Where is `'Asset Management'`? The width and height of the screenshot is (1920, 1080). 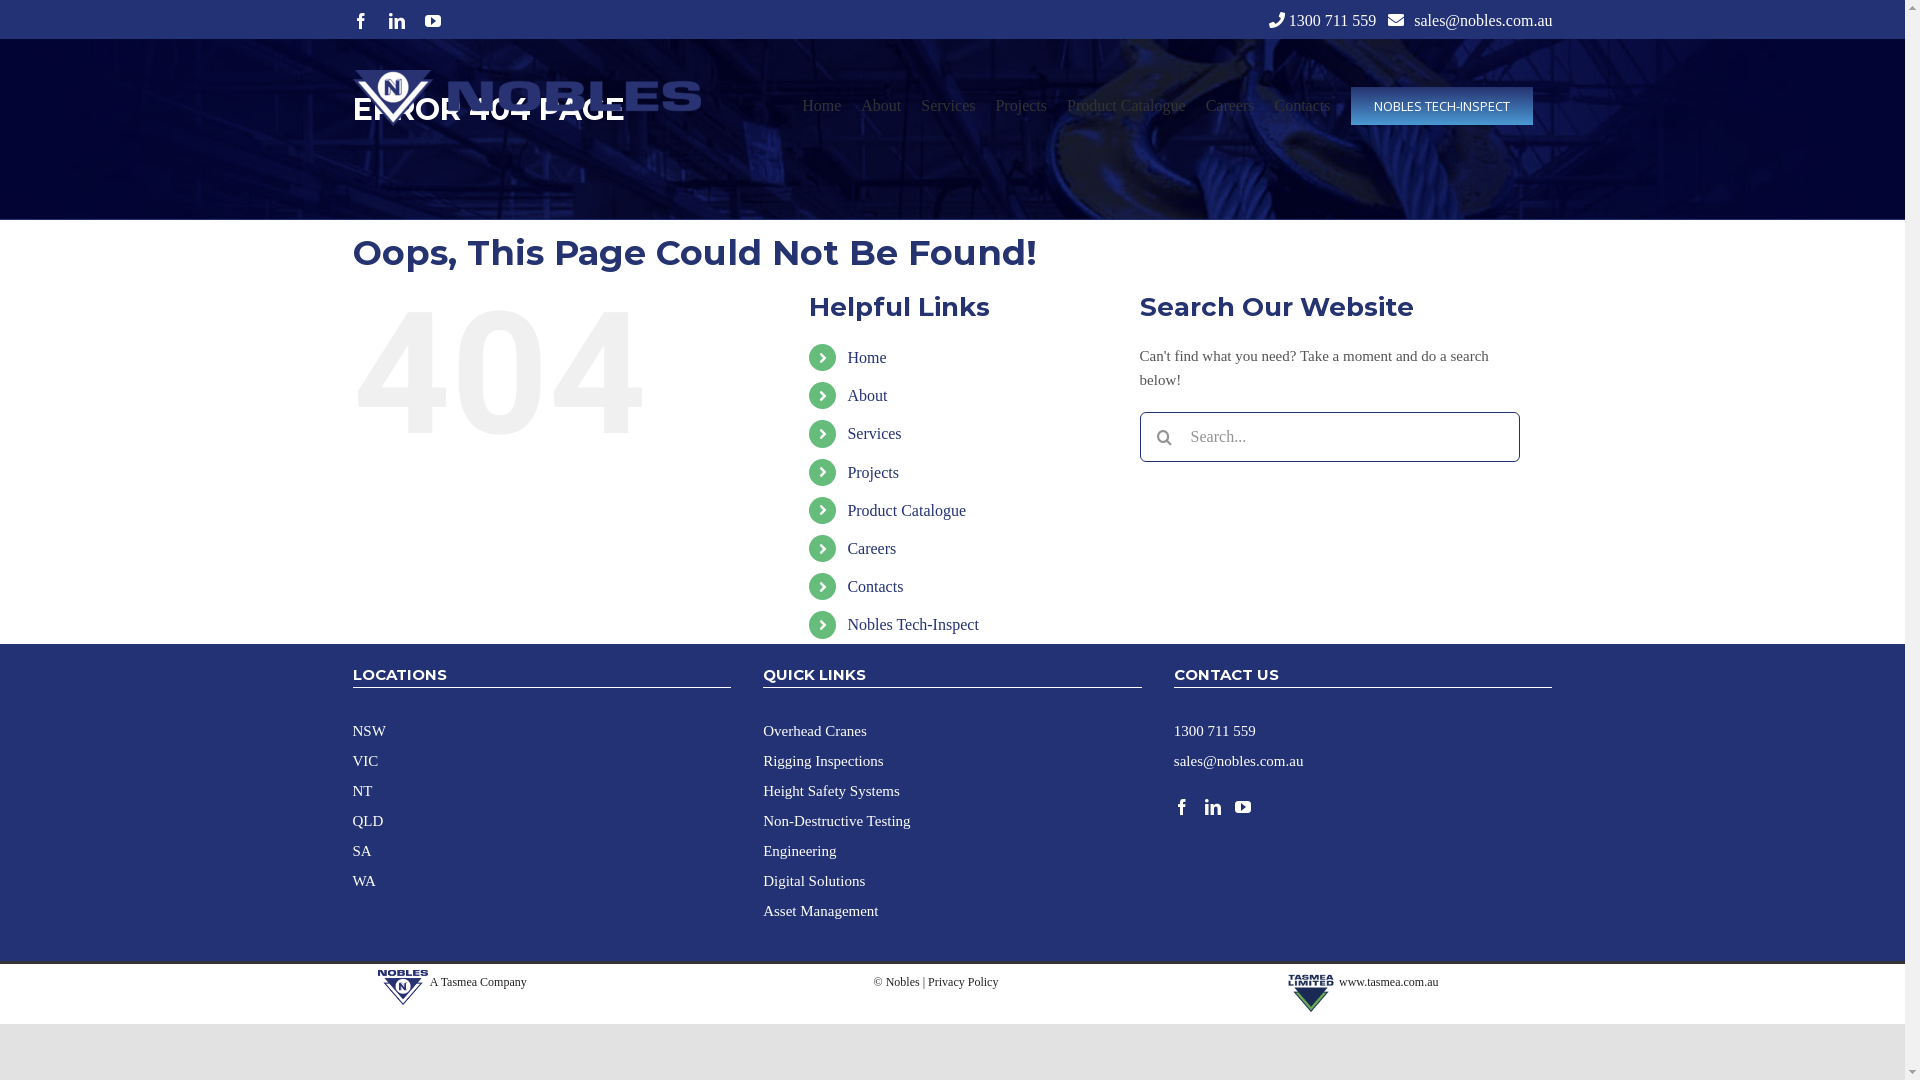
'Asset Management' is located at coordinates (820, 910).